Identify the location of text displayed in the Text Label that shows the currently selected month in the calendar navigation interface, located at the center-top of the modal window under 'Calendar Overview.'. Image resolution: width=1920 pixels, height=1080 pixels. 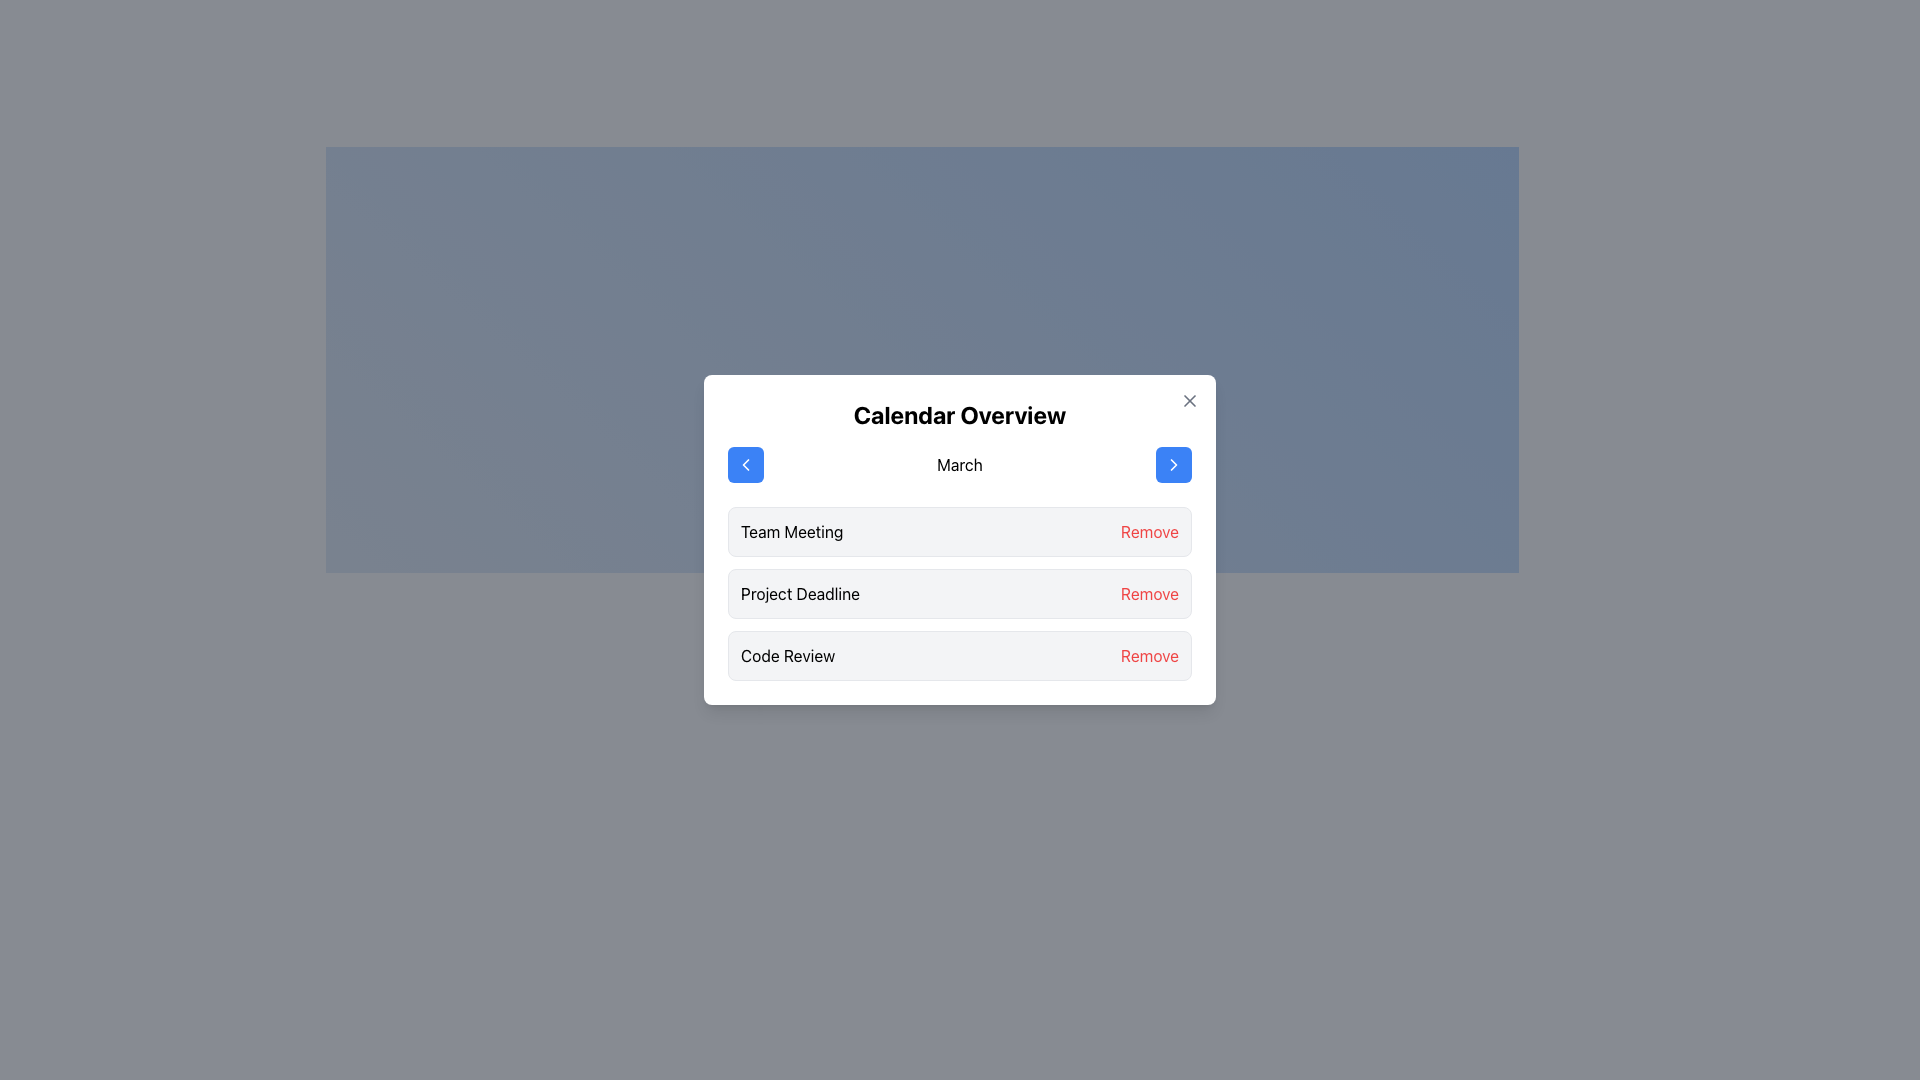
(960, 465).